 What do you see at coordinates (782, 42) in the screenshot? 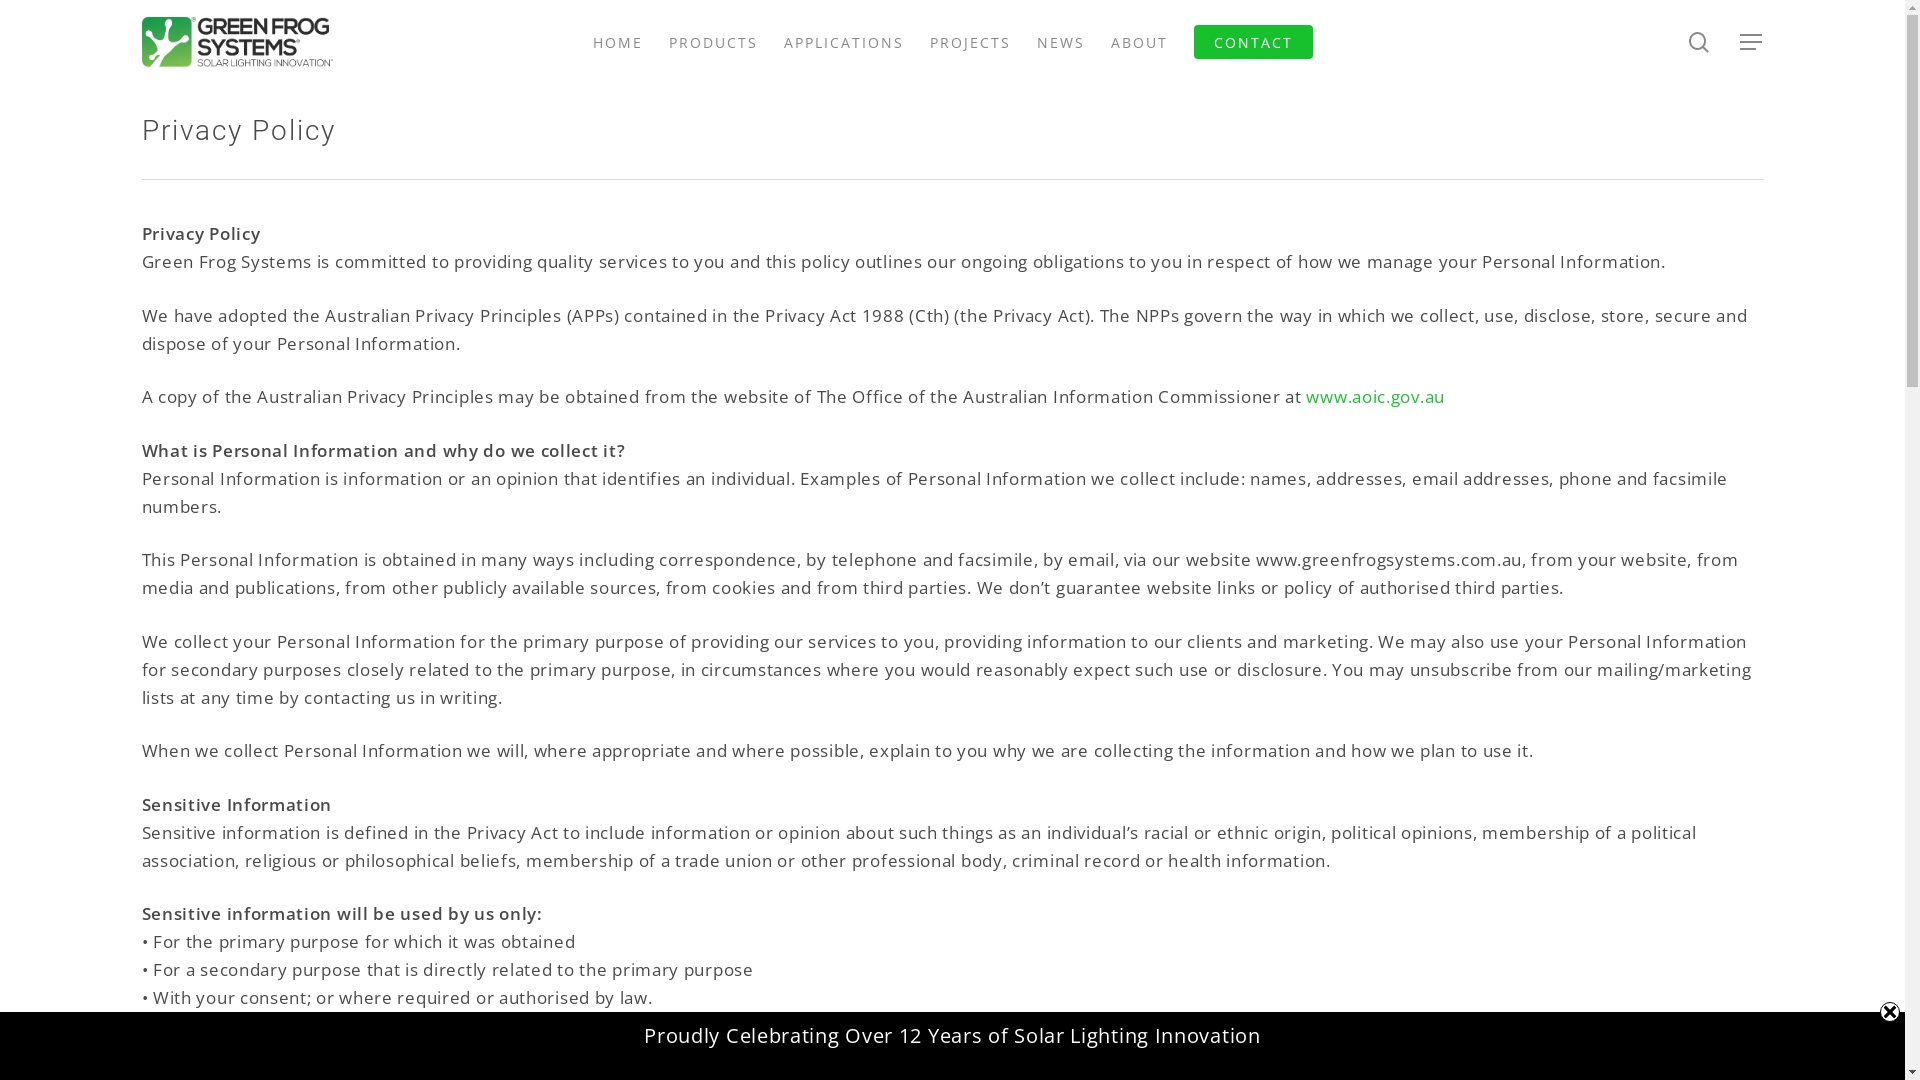
I see `'APPLICATIONS'` at bounding box center [782, 42].